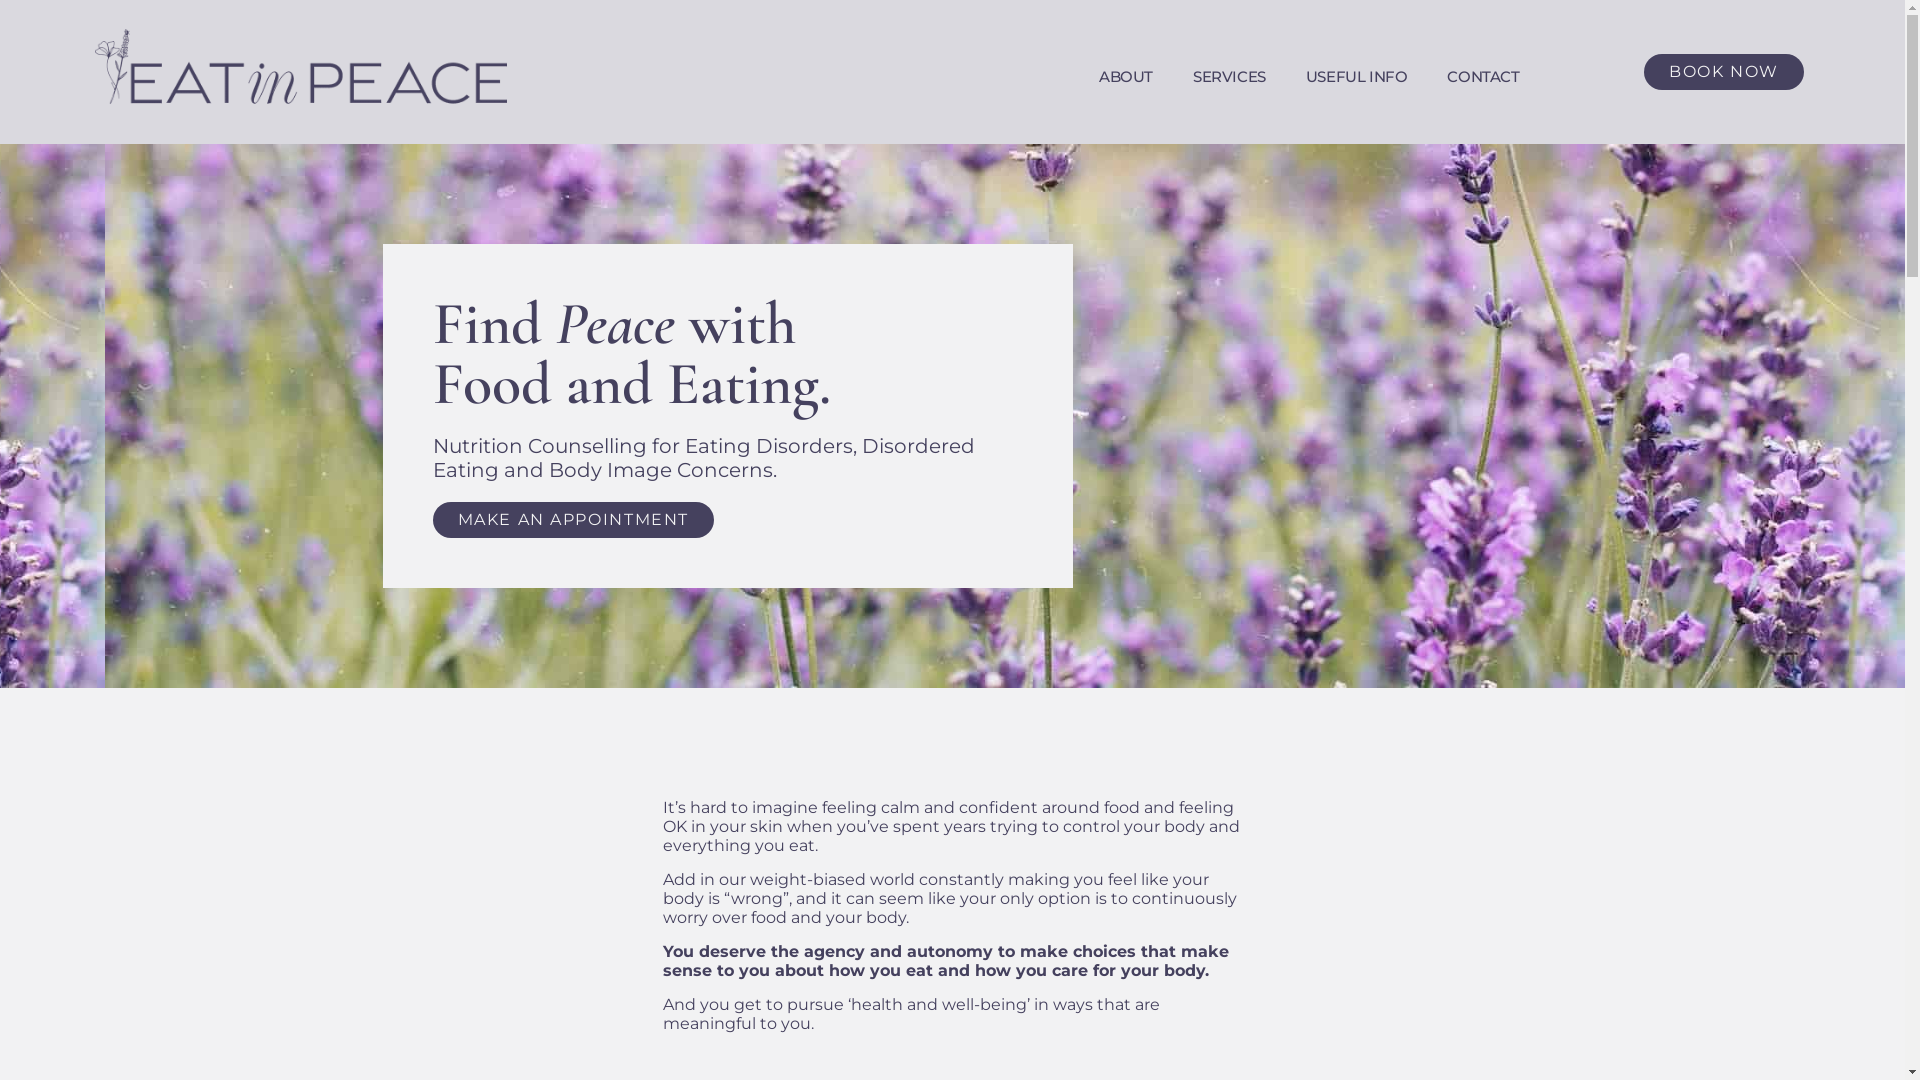 This screenshot has width=1920, height=1080. Describe the element at coordinates (1483, 76) in the screenshot. I see `'CONTACT'` at that location.